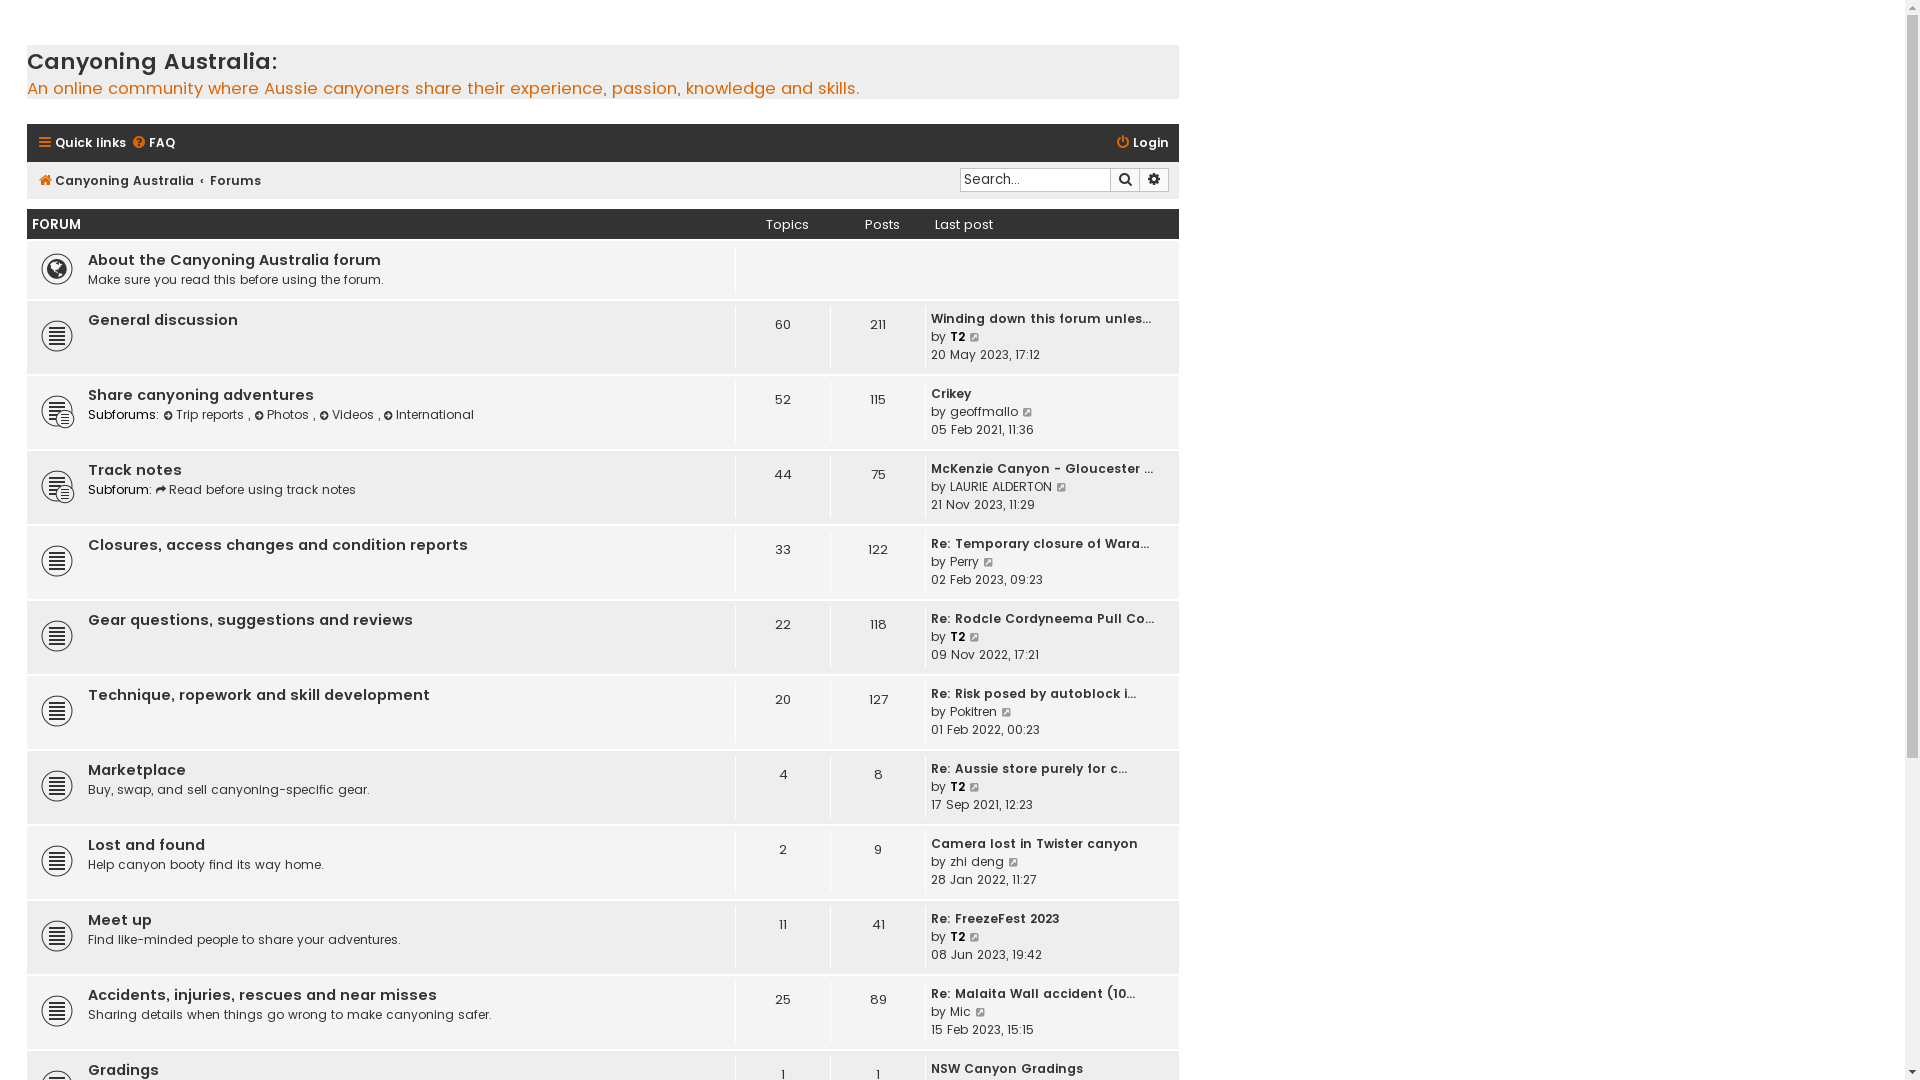 The image size is (1920, 1080). What do you see at coordinates (1034, 844) in the screenshot?
I see `'Camera lost in Twister canyon'` at bounding box center [1034, 844].